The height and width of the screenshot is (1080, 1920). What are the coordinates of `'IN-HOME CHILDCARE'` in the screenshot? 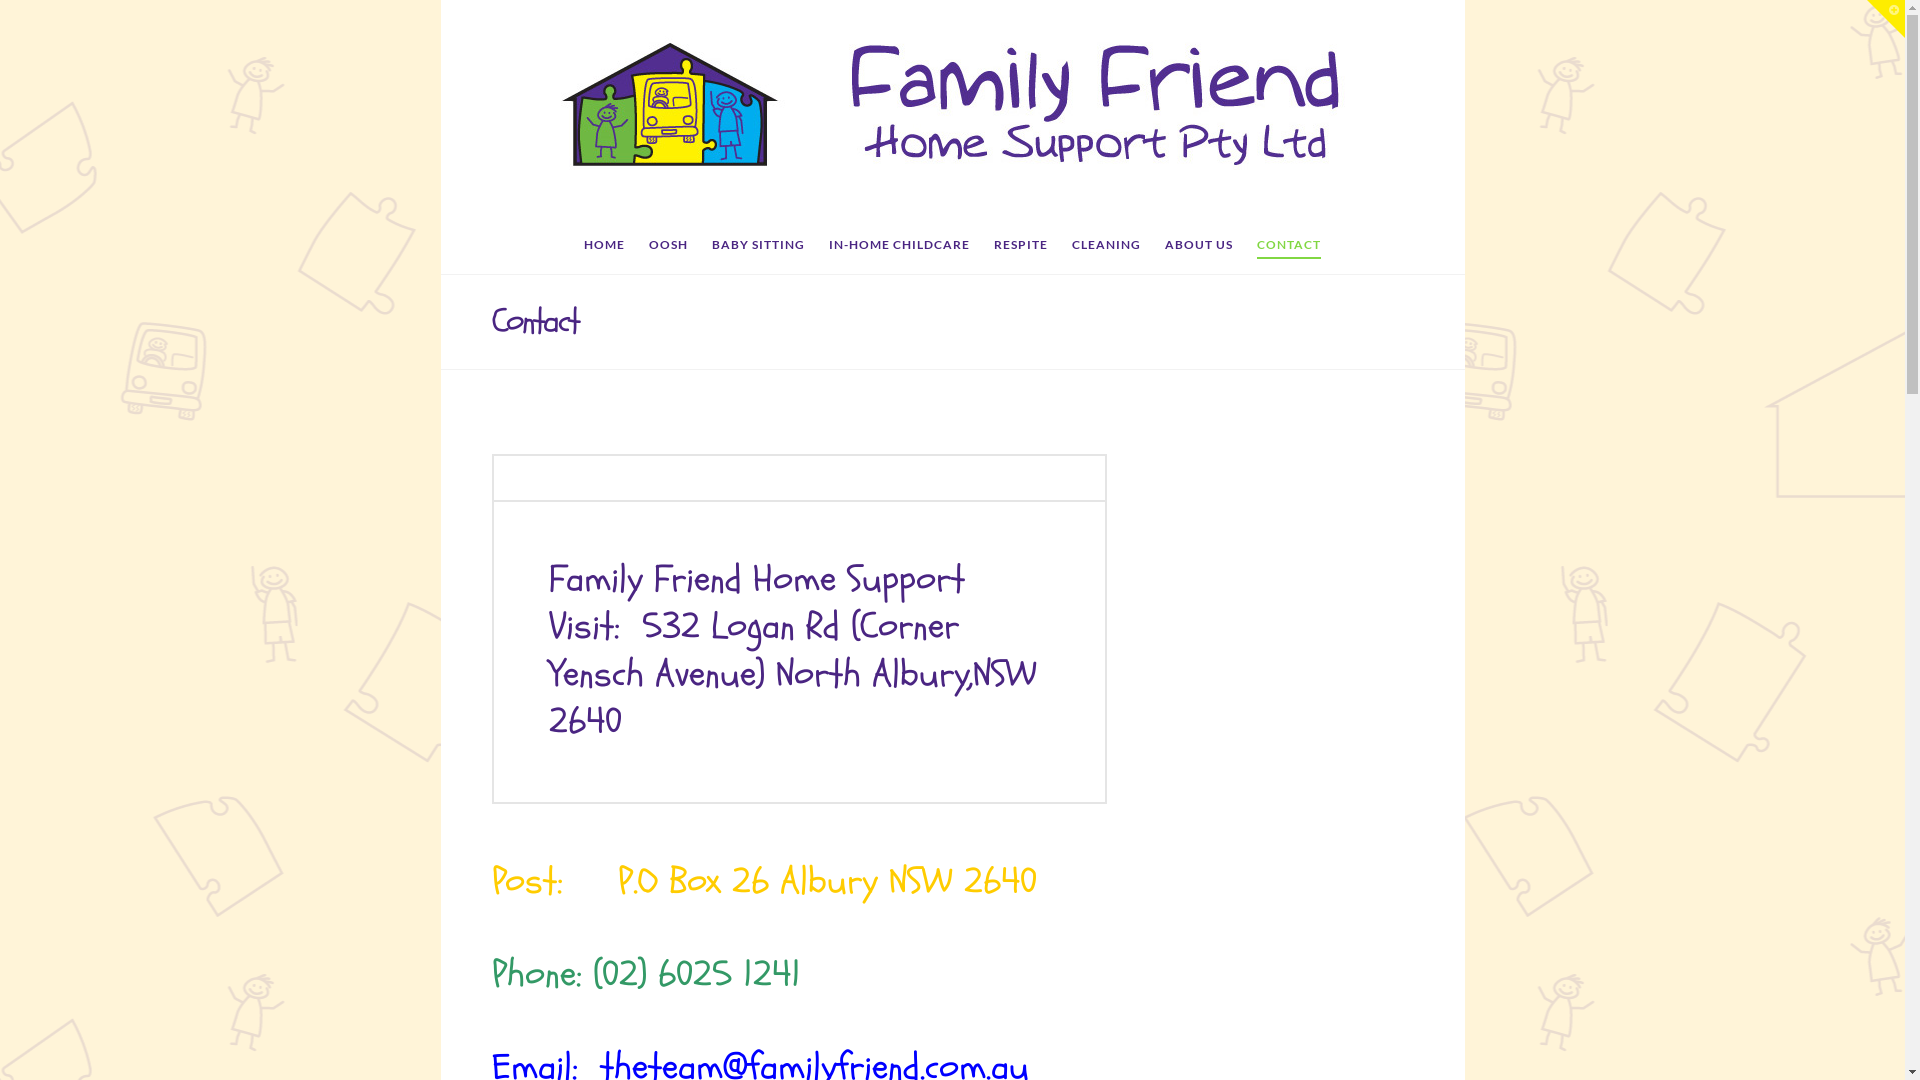 It's located at (898, 248).